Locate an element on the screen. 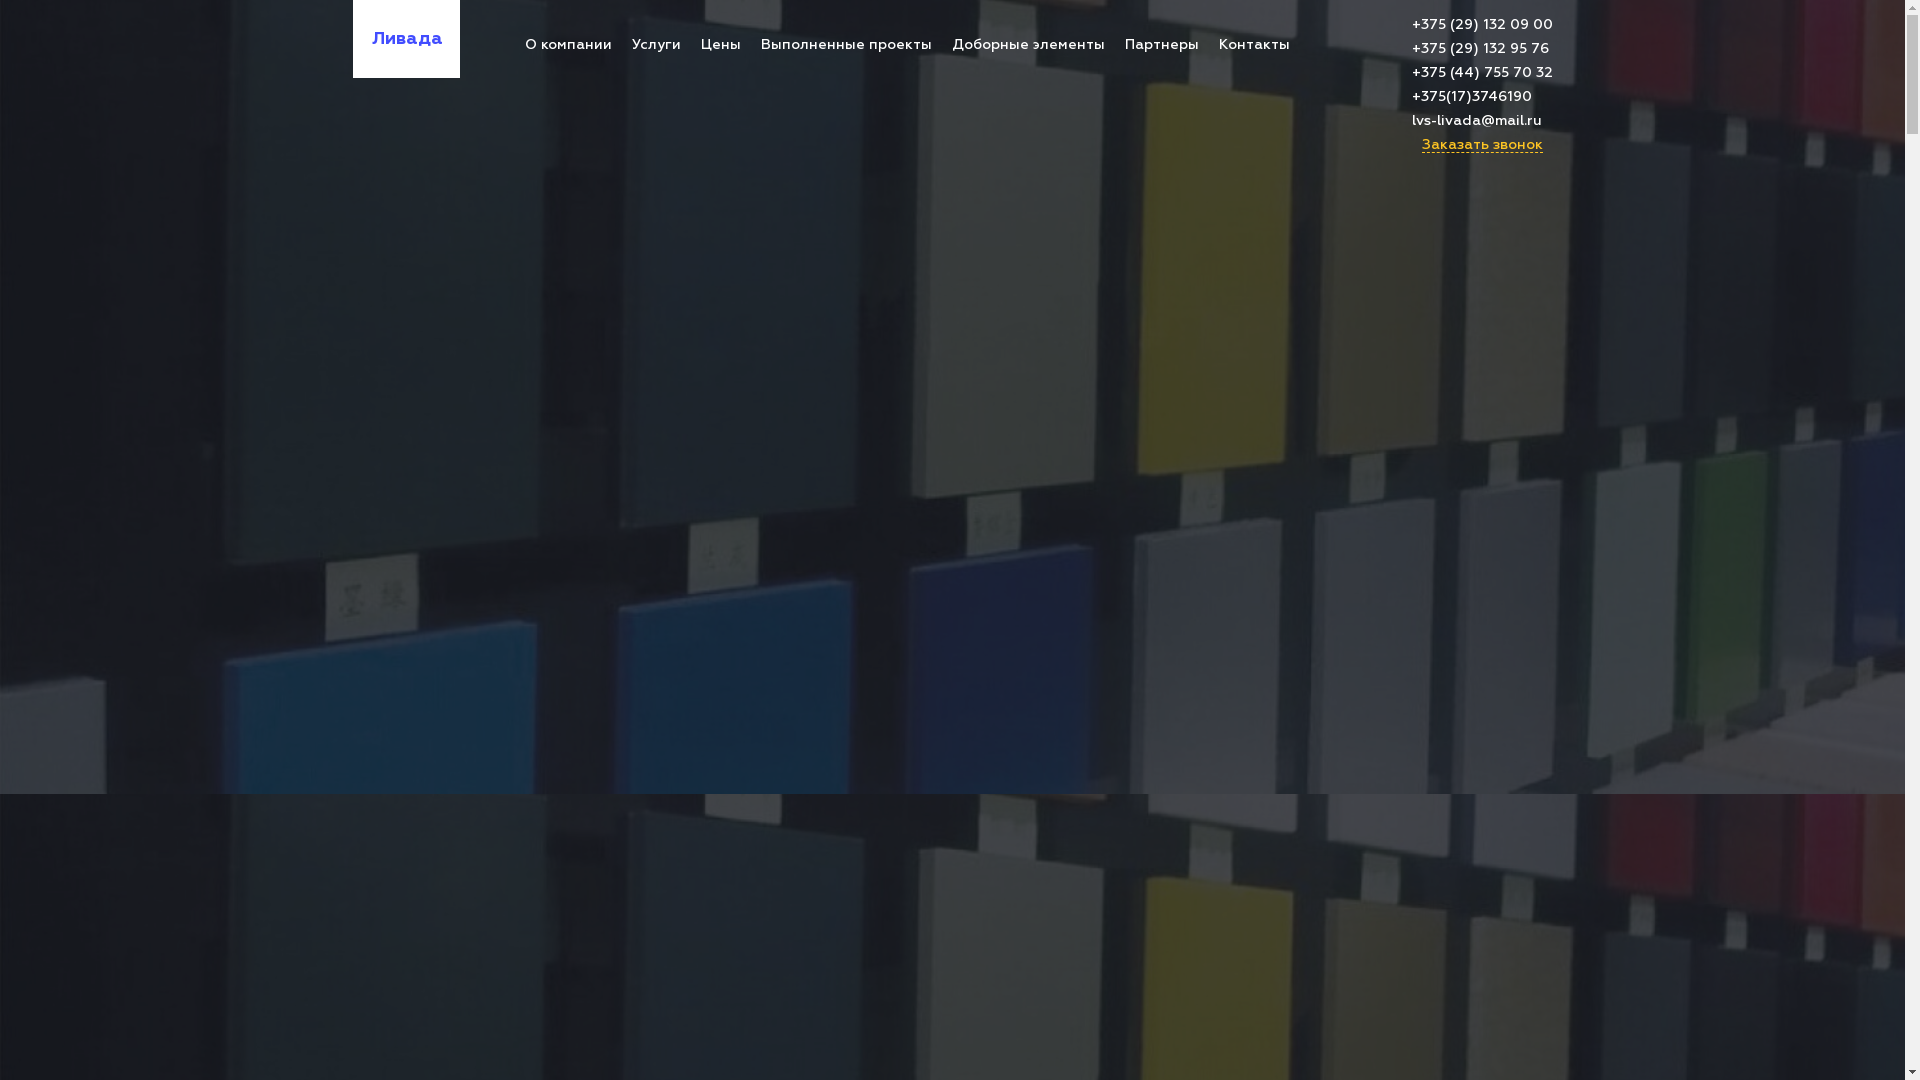  '+375 (44) 755 70 32' is located at coordinates (1482, 72).